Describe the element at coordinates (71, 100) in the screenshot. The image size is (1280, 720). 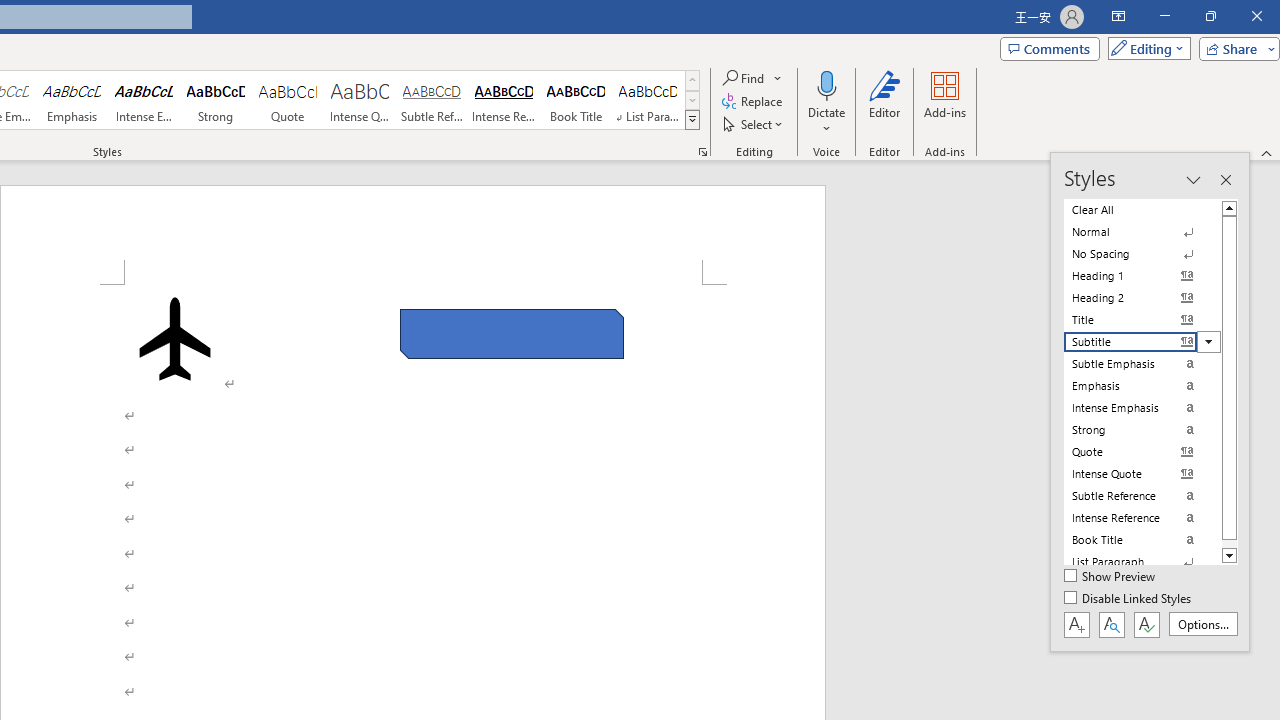
I see `'Emphasis'` at that location.